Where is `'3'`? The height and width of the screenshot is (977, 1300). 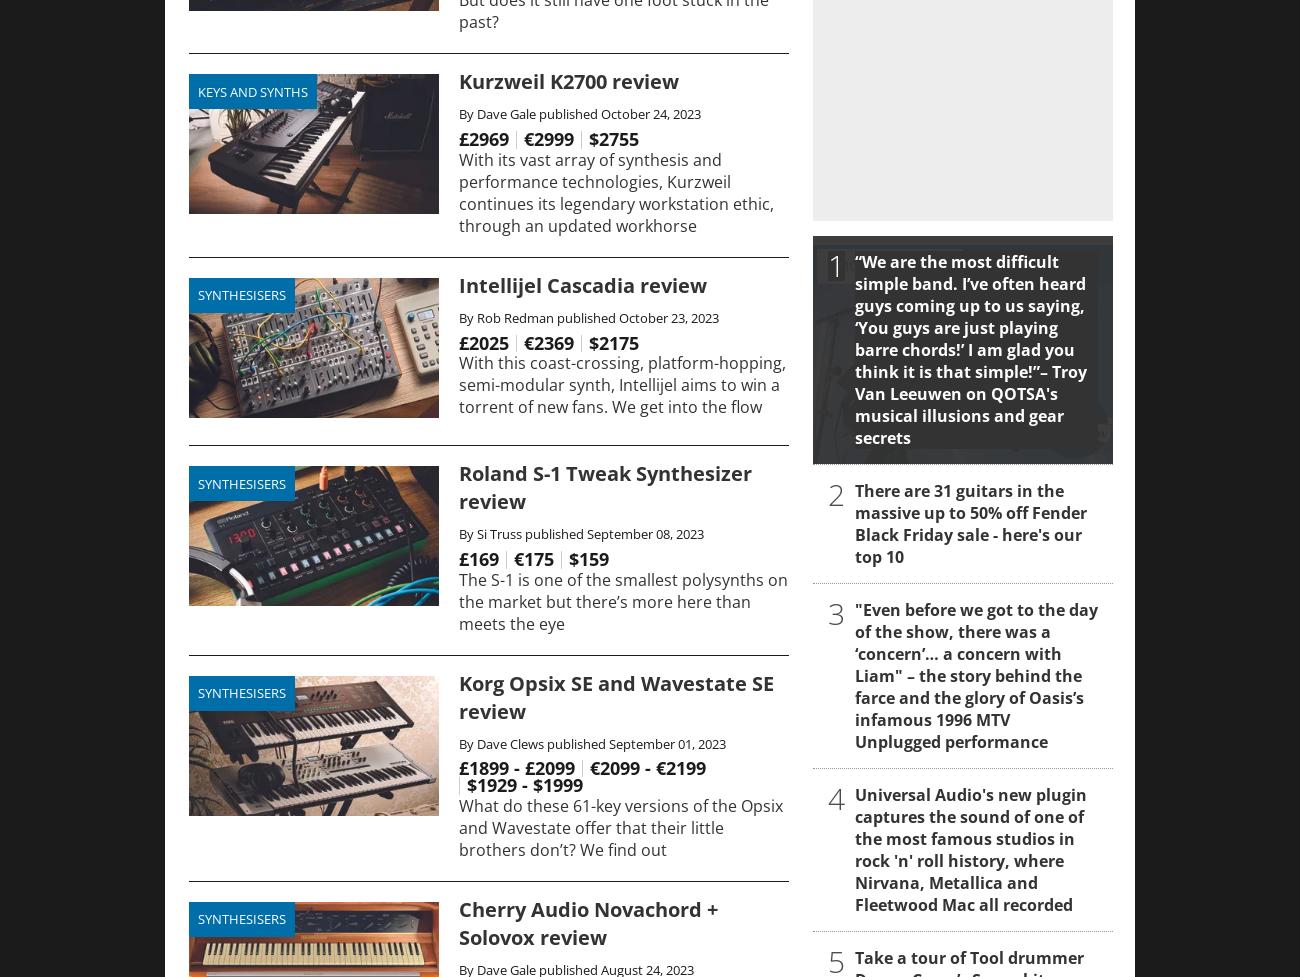 '3' is located at coordinates (836, 612).